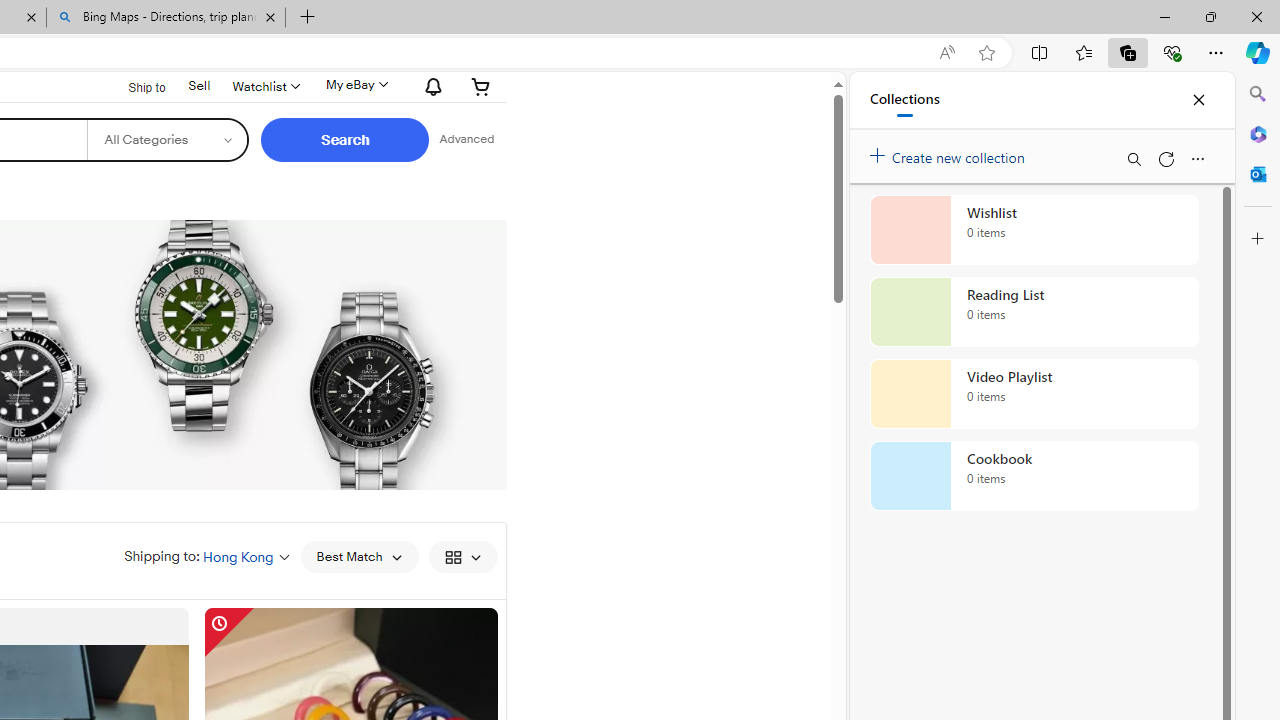 The image size is (1280, 720). What do you see at coordinates (199, 84) in the screenshot?
I see `'Sell'` at bounding box center [199, 84].